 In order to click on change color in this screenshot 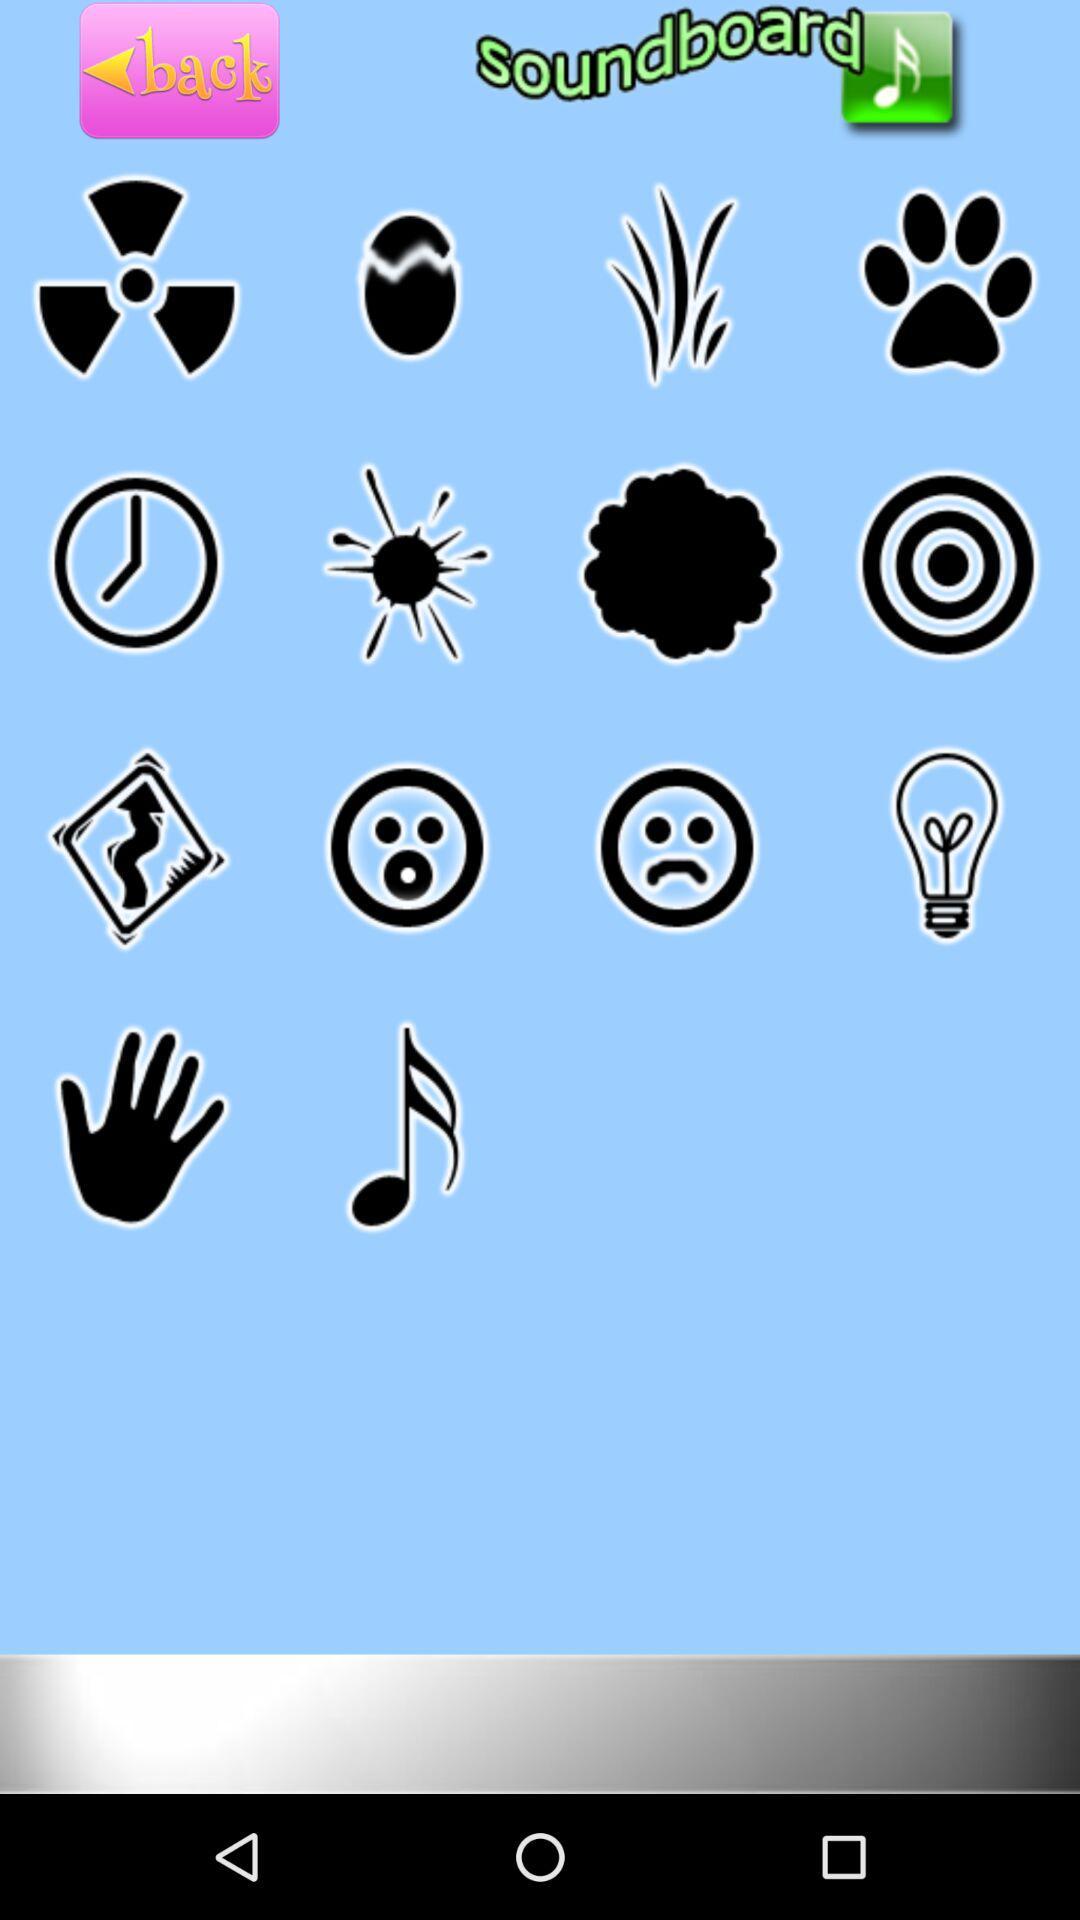, I will do `click(540, 1722)`.